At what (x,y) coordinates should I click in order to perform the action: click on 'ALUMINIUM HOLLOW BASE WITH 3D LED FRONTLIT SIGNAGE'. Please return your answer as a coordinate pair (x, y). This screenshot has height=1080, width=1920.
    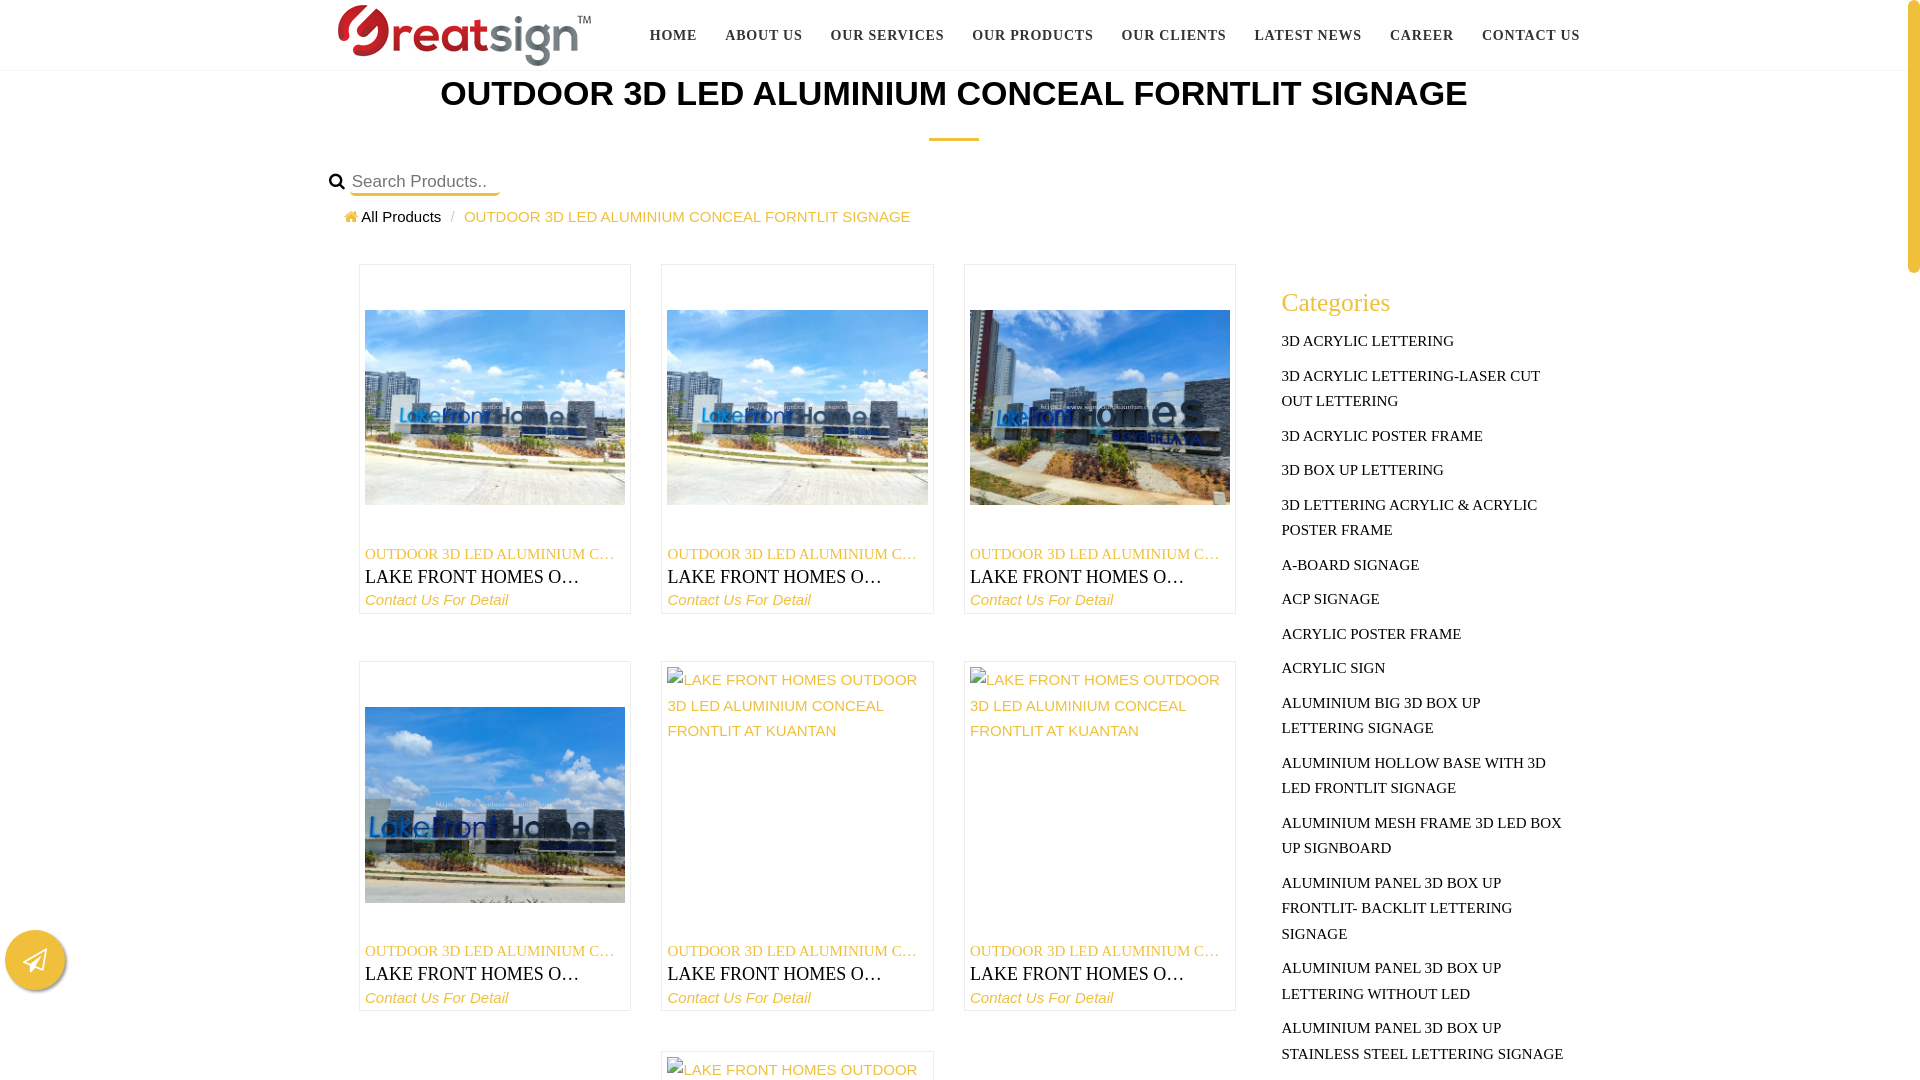
    Looking at the image, I should click on (1422, 775).